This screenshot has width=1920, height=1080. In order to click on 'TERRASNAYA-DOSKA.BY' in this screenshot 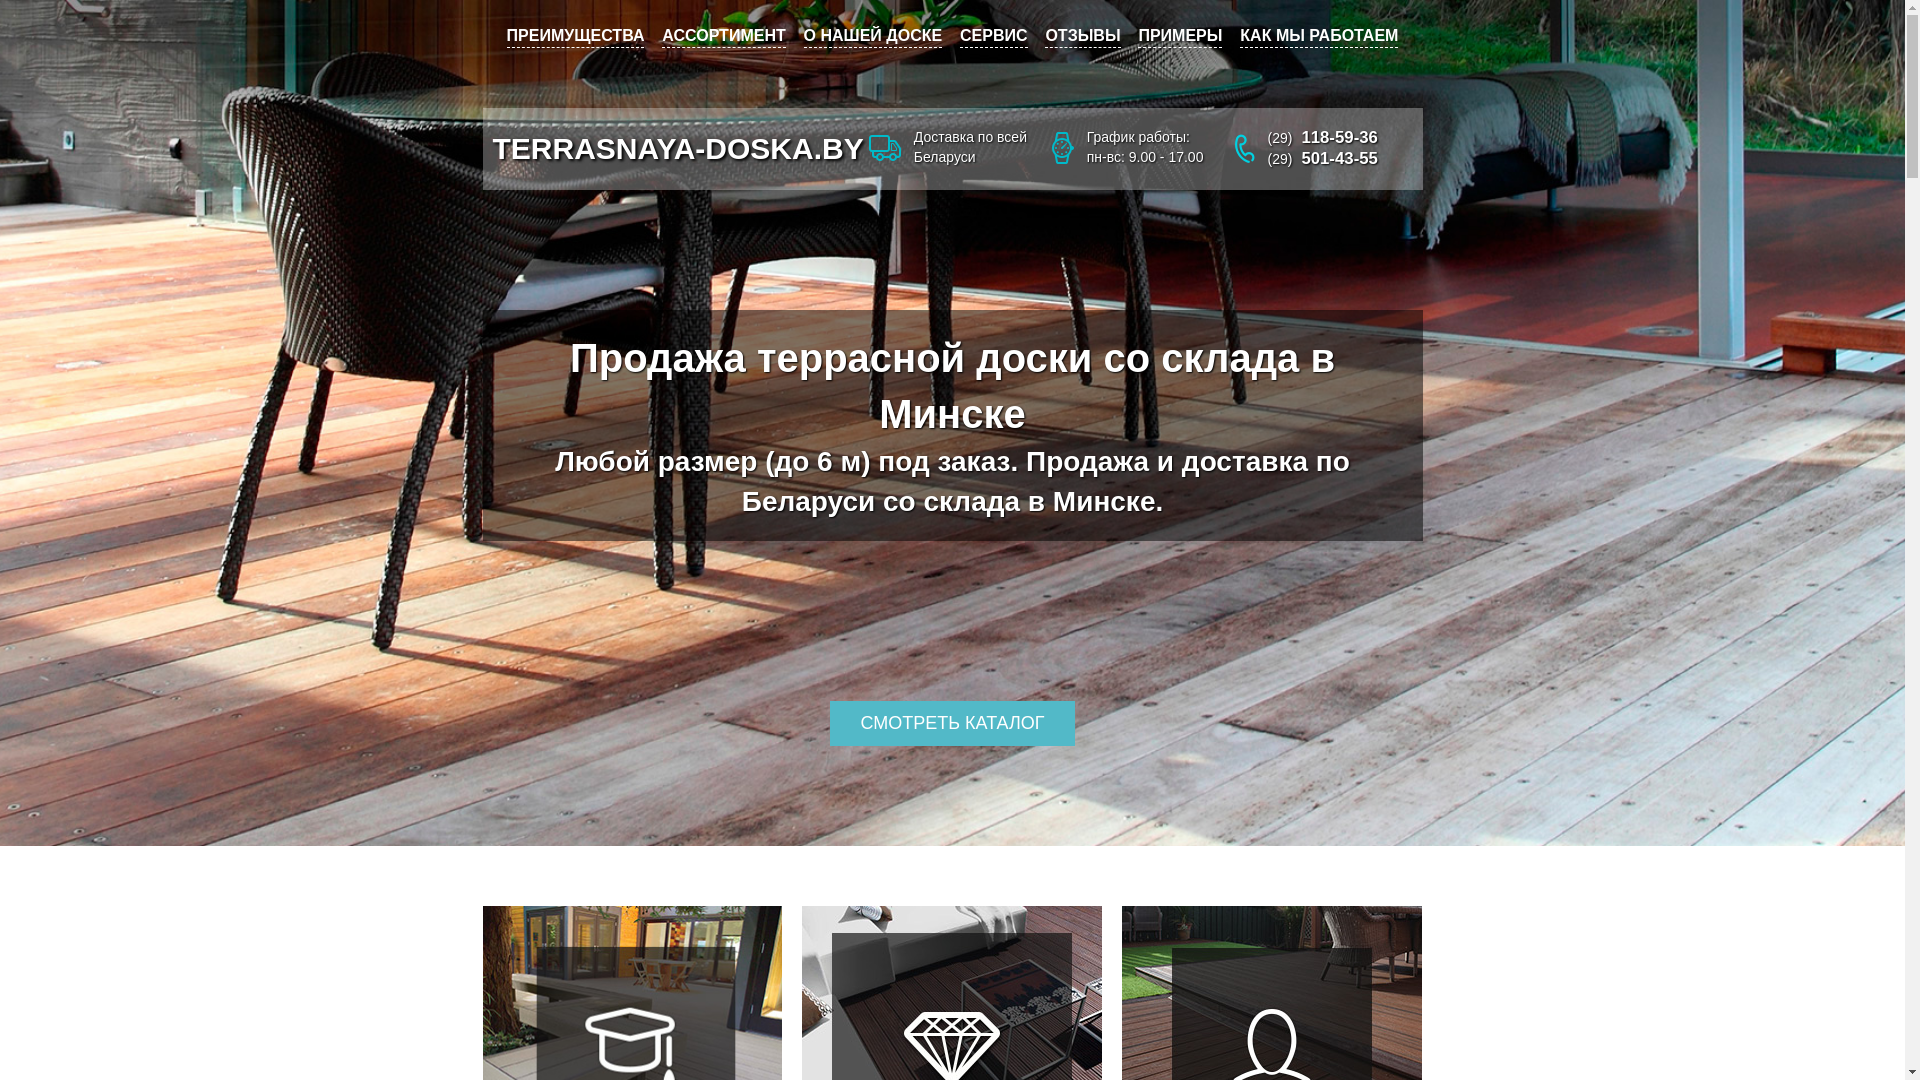, I will do `click(677, 147)`.